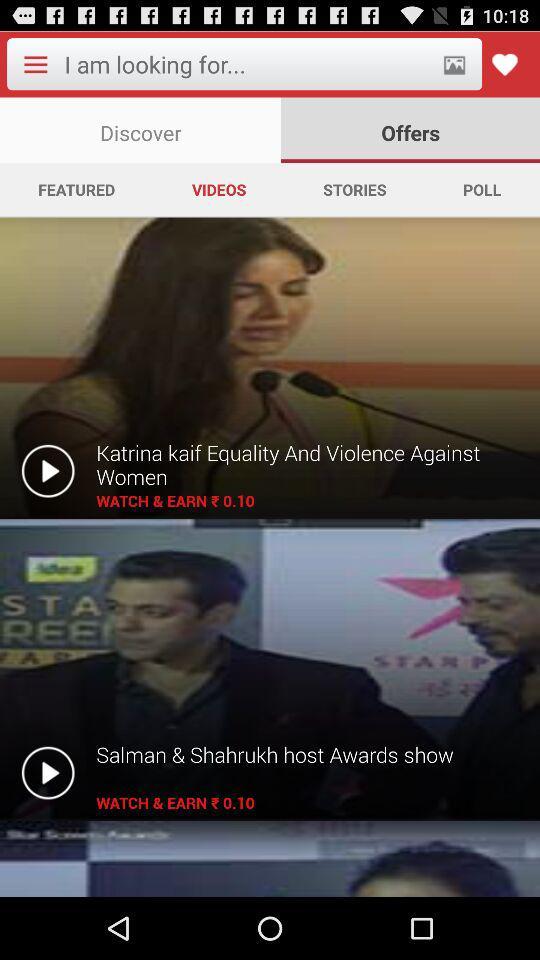 This screenshot has height=960, width=540. Describe the element at coordinates (139, 129) in the screenshot. I see `discover app` at that location.